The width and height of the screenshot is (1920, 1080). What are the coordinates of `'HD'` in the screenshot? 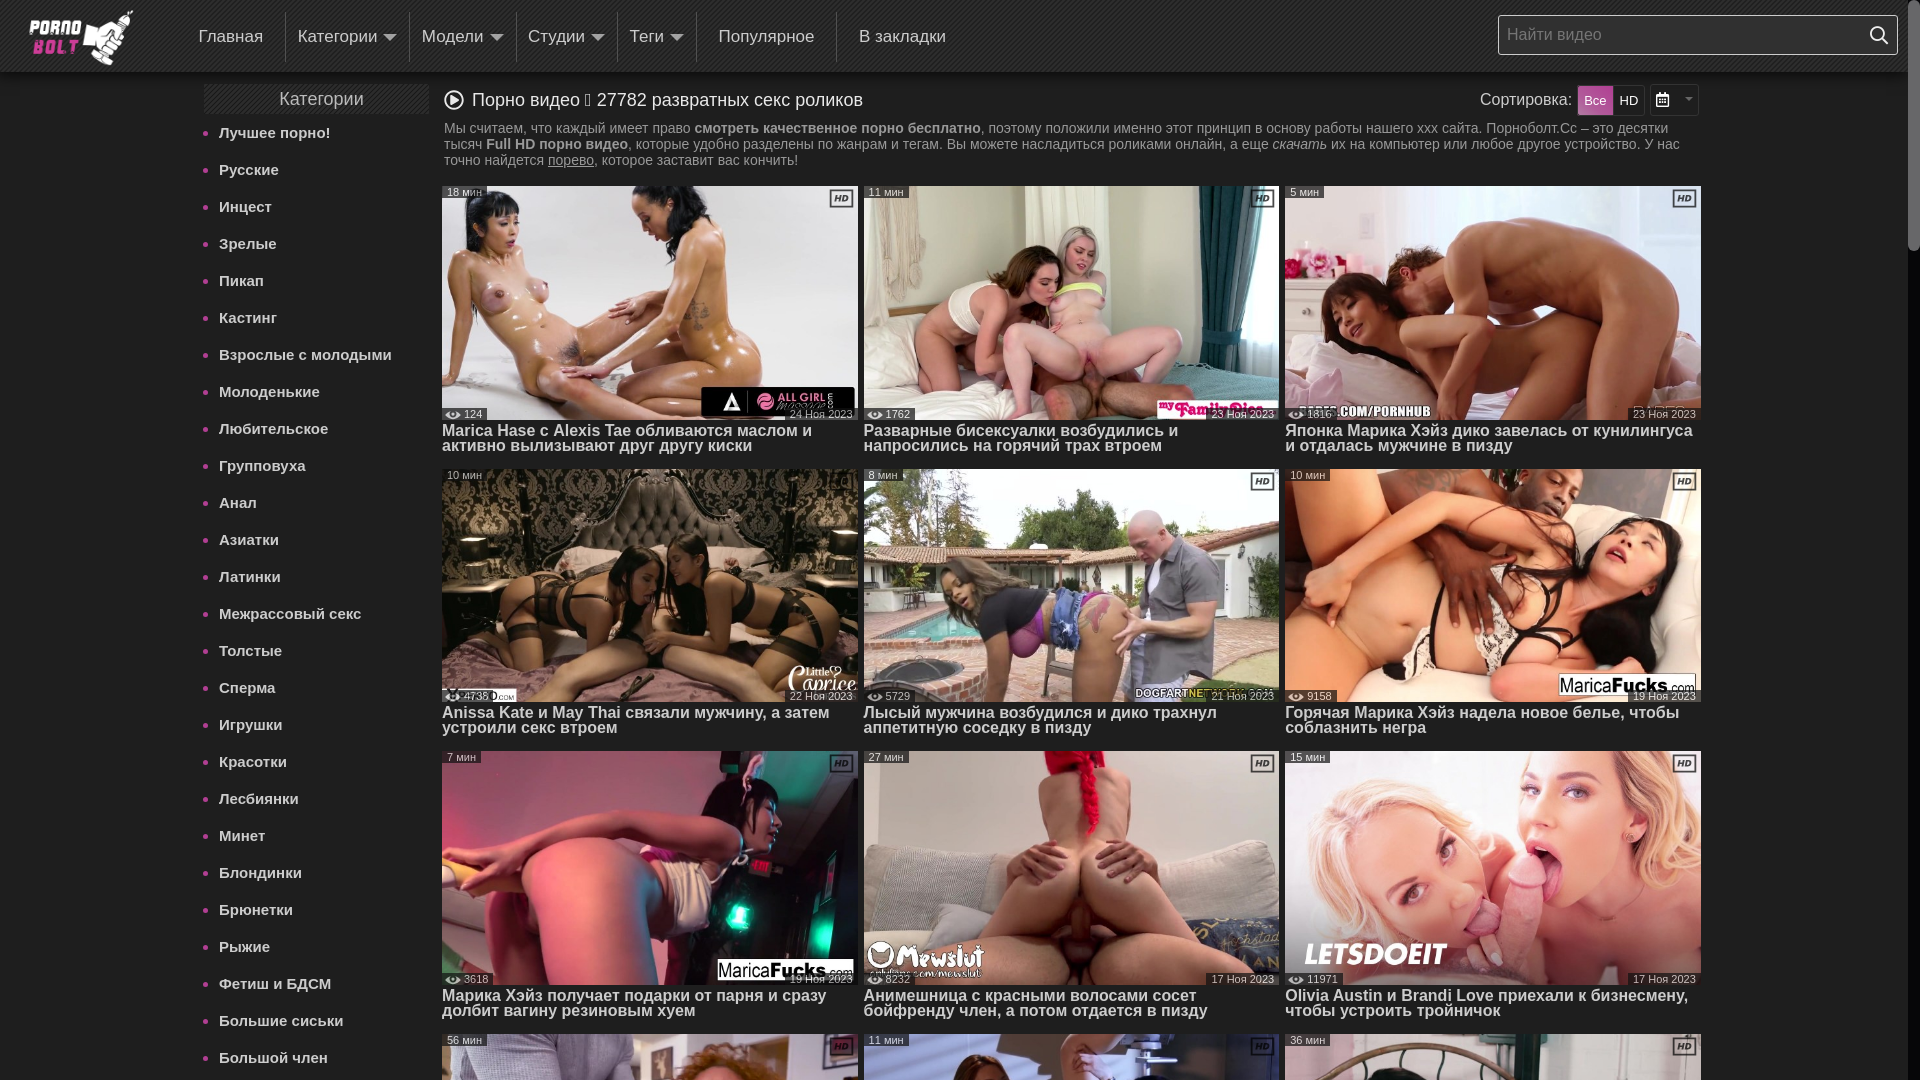 It's located at (1612, 100).